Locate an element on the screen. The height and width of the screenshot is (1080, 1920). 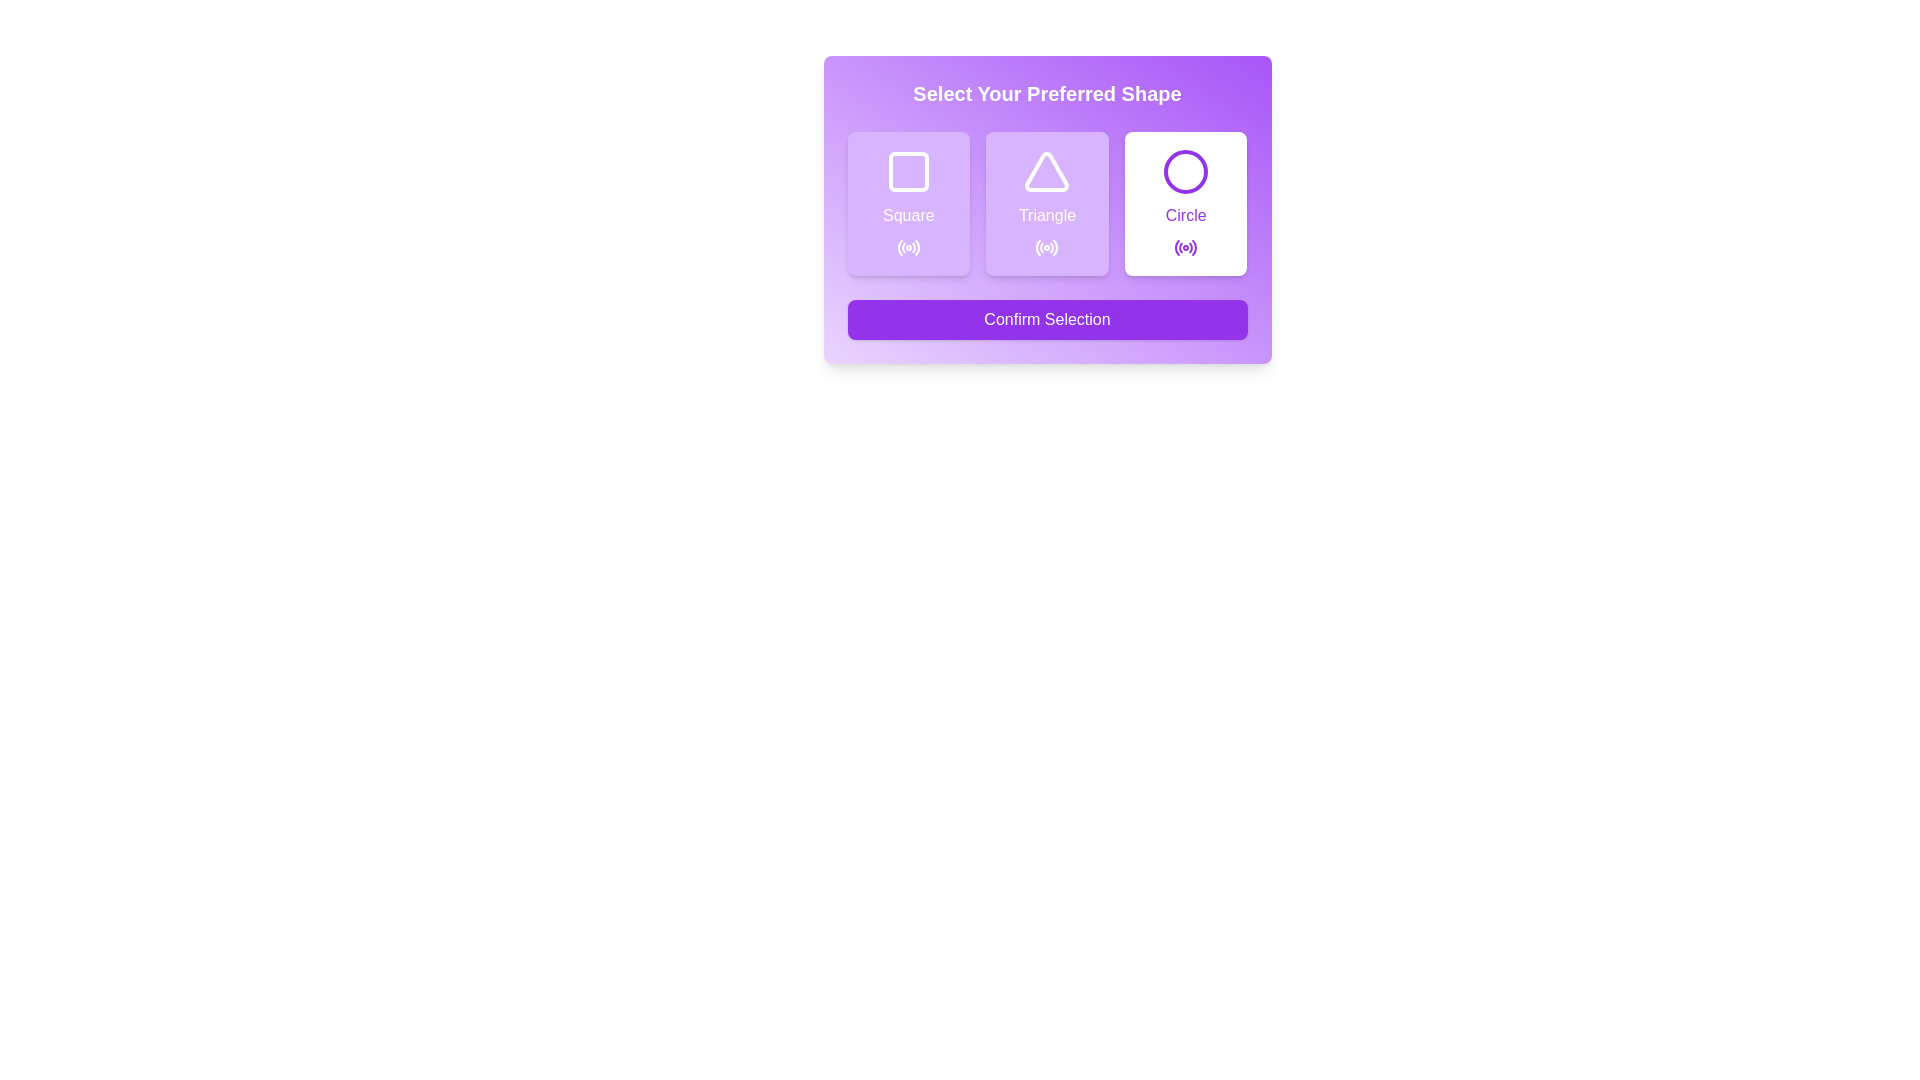
the graphical decoration or visual indicator located inside the leftmost 'Square' option in the selection panel is located at coordinates (907, 171).